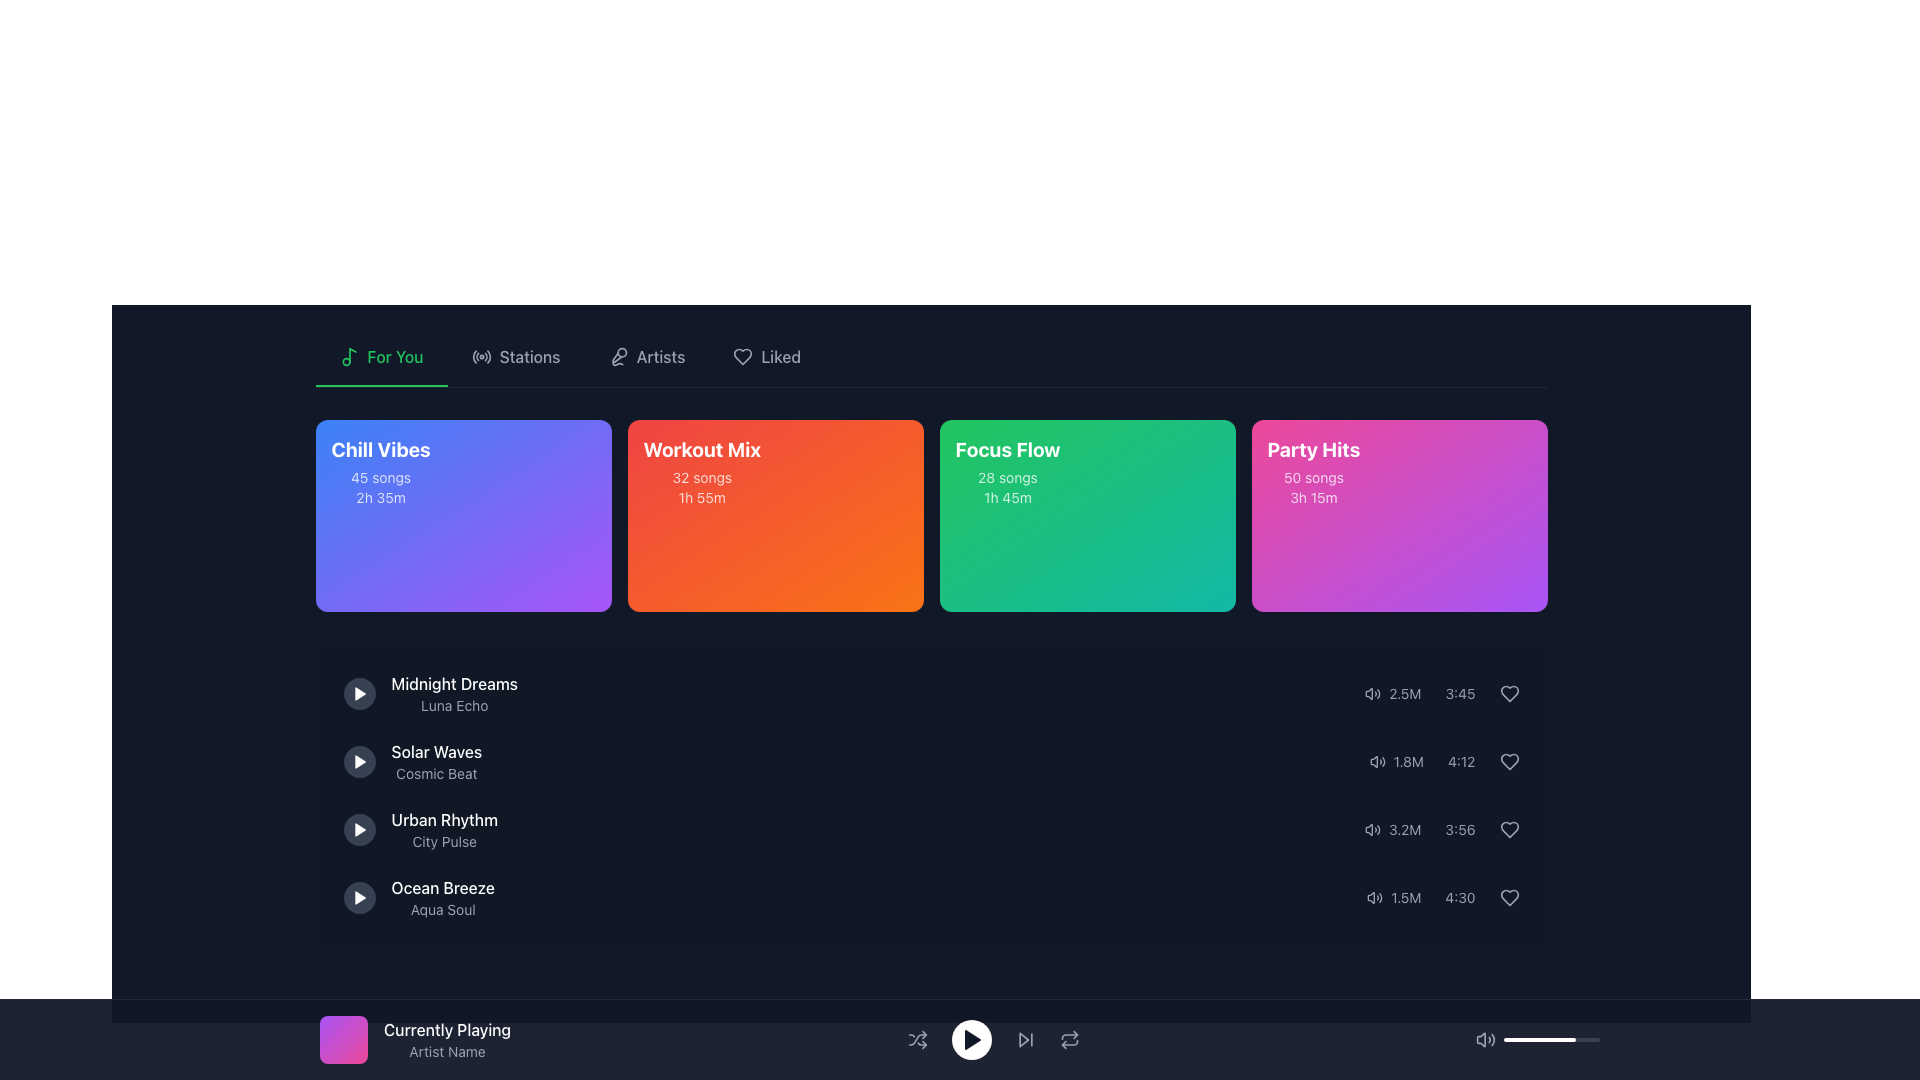 Image resolution: width=1920 pixels, height=1080 pixels. I want to click on the heart-shaped icon representing the 'Liked' section in the top navigation bar, so click(742, 356).